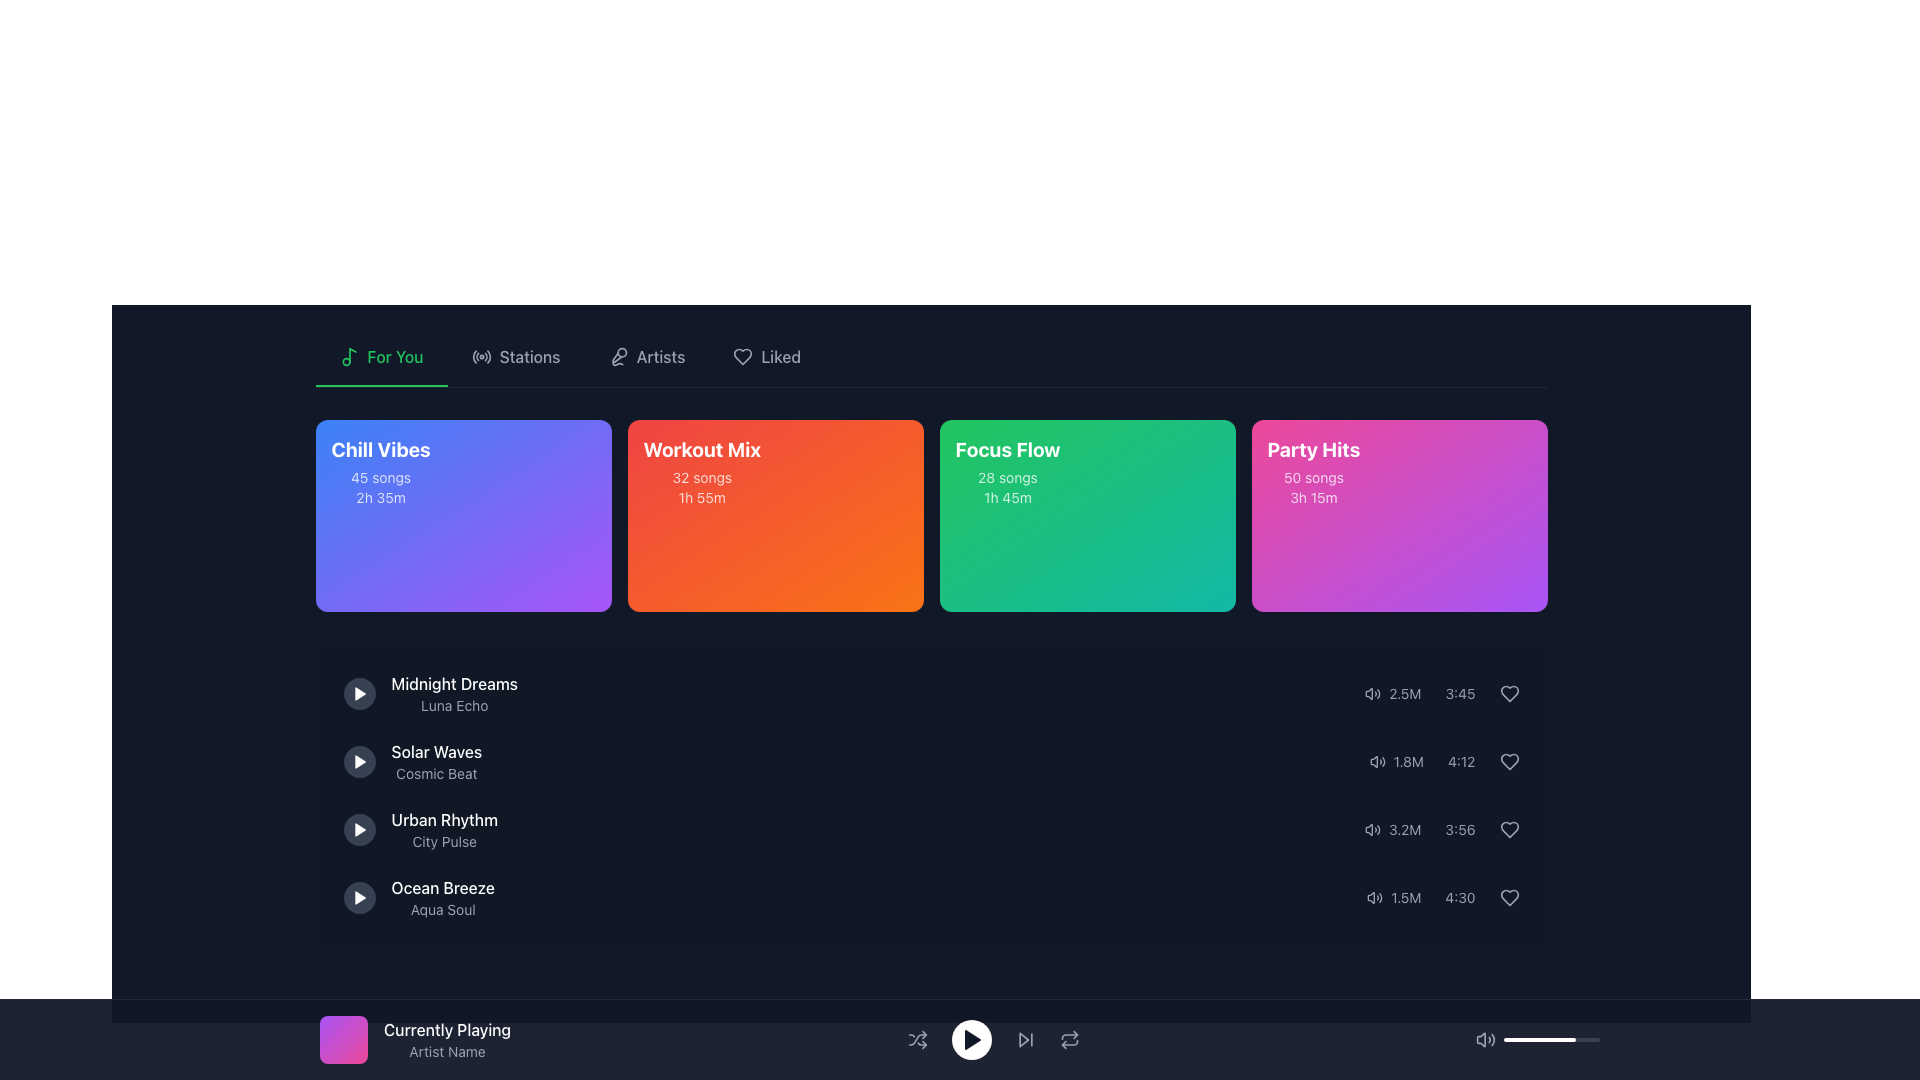 Image resolution: width=1920 pixels, height=1080 pixels. I want to click on the heart-shaped icon representing the 'Liked' section in the top navigation bar, so click(742, 356).